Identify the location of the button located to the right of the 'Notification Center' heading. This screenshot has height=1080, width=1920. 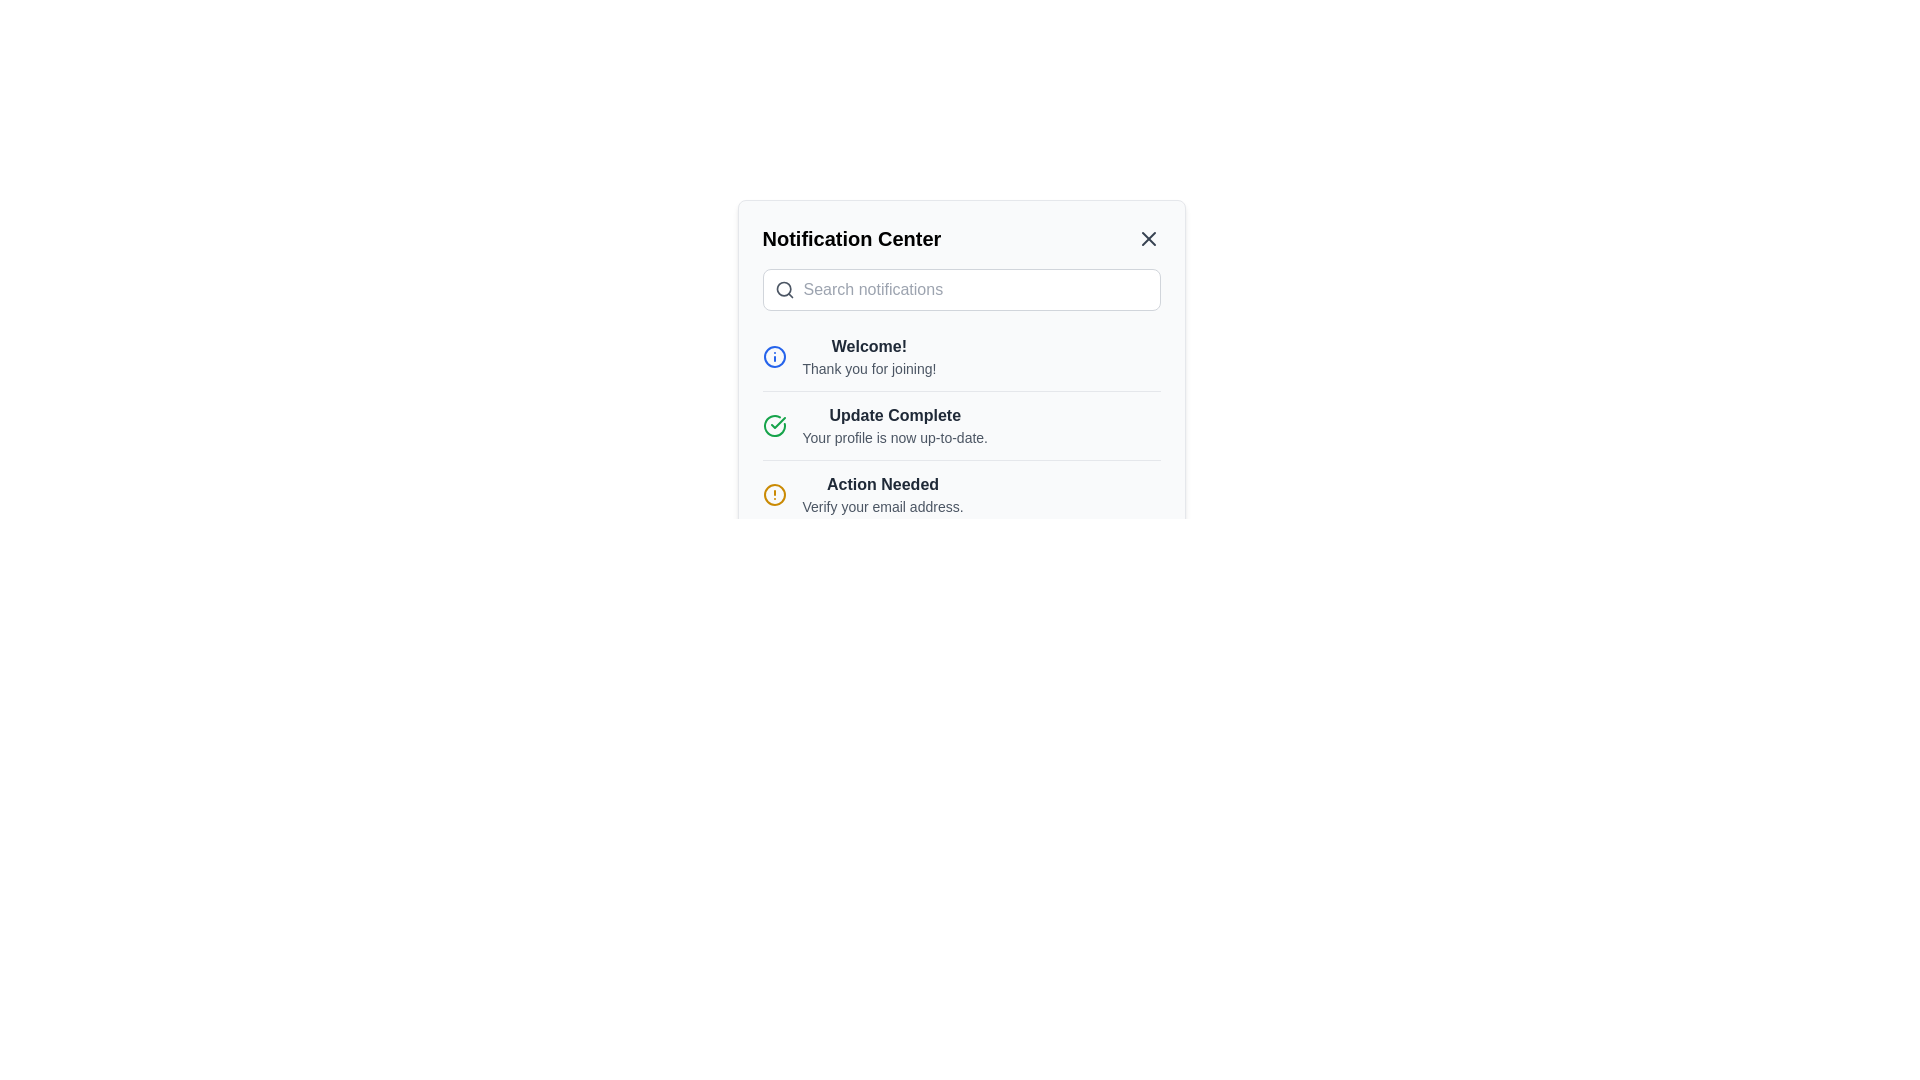
(1148, 238).